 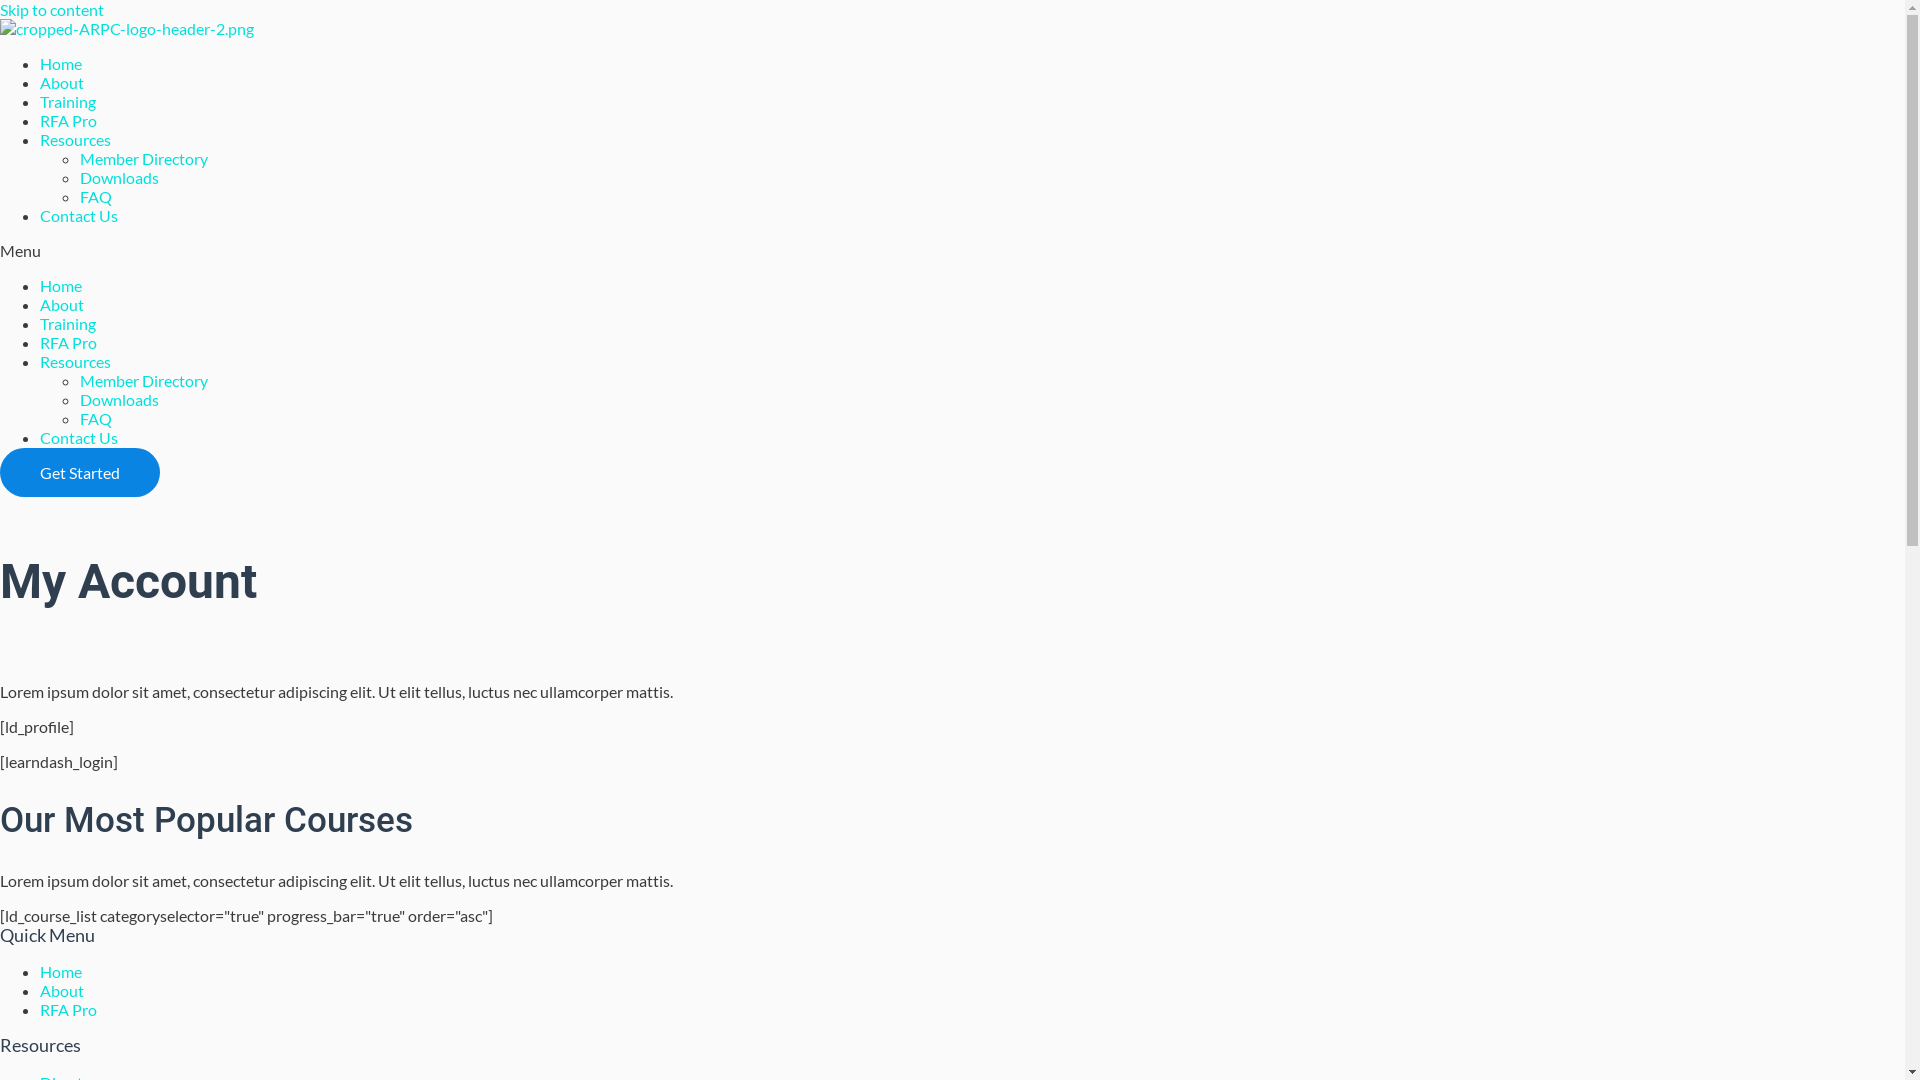 What do you see at coordinates (75, 138) in the screenshot?
I see `'Resources'` at bounding box center [75, 138].